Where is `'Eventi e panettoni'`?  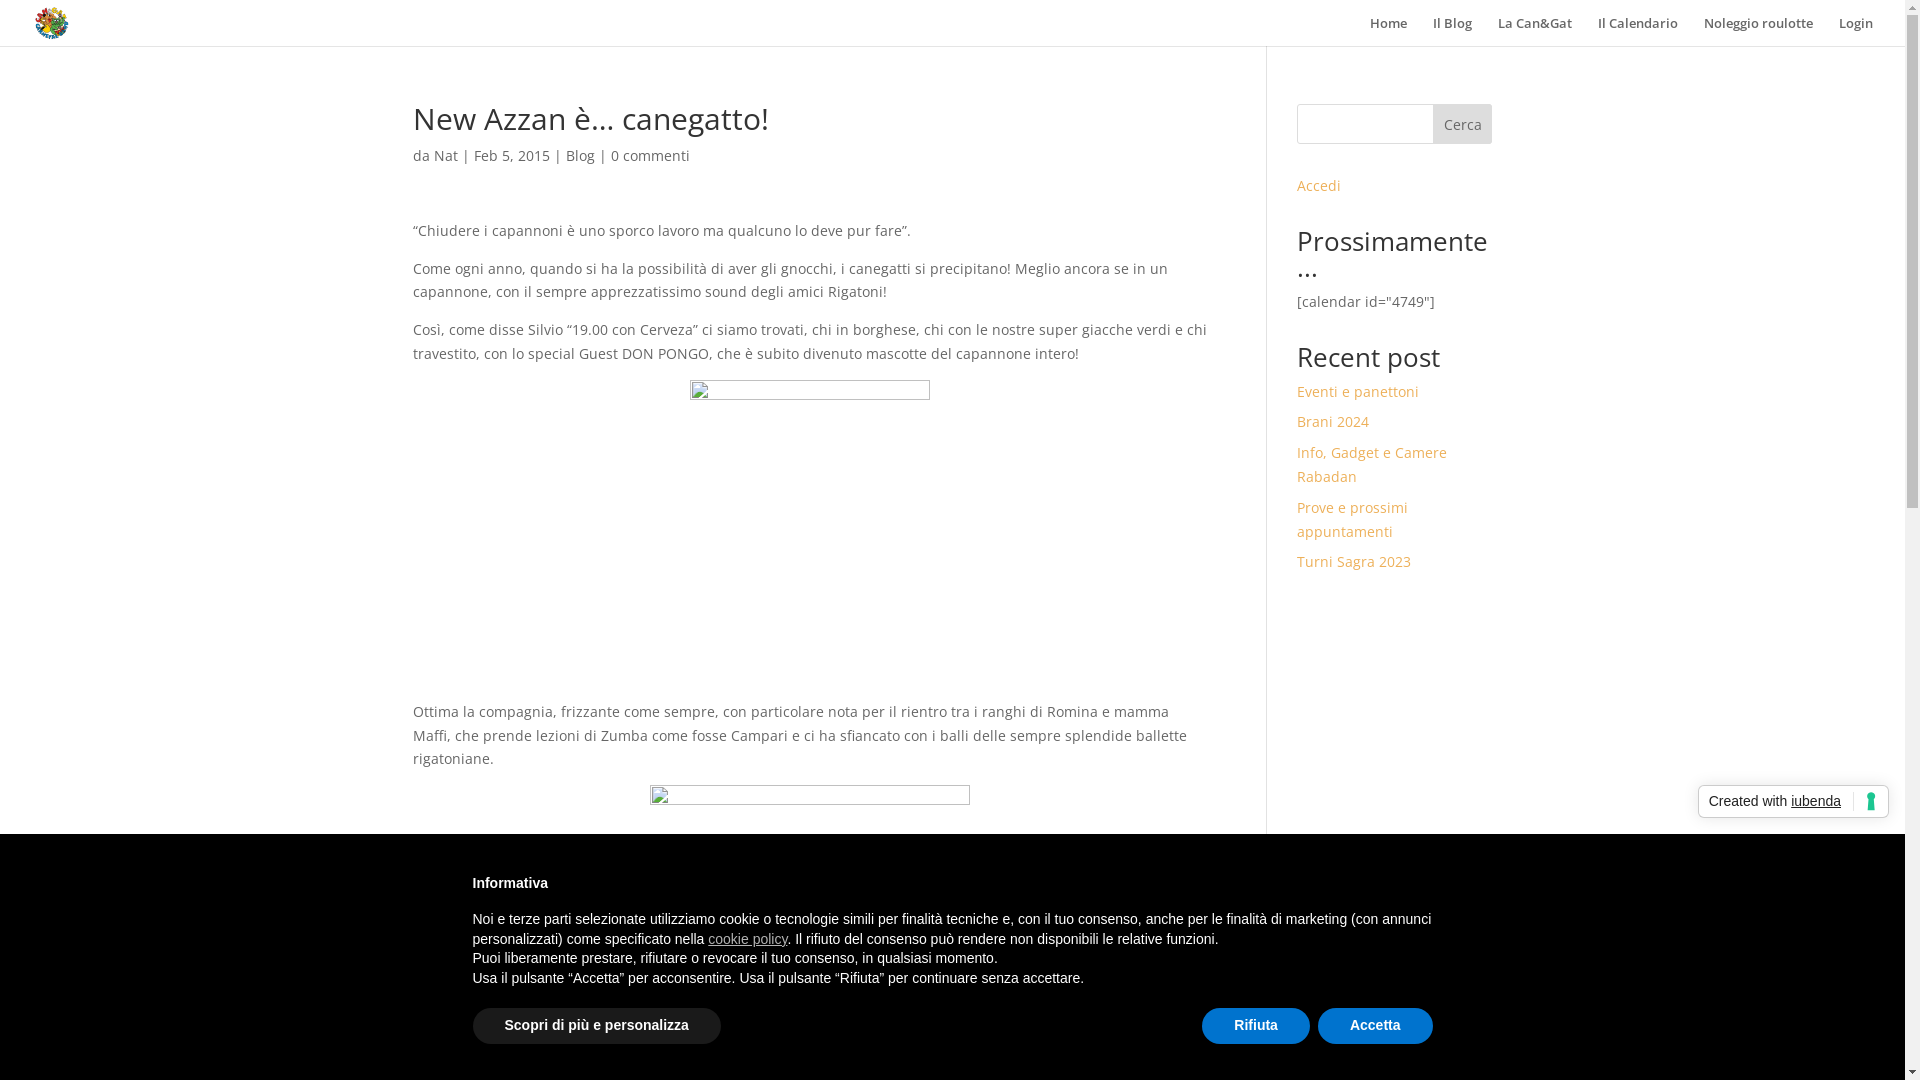
'Eventi e panettoni' is located at coordinates (1296, 391).